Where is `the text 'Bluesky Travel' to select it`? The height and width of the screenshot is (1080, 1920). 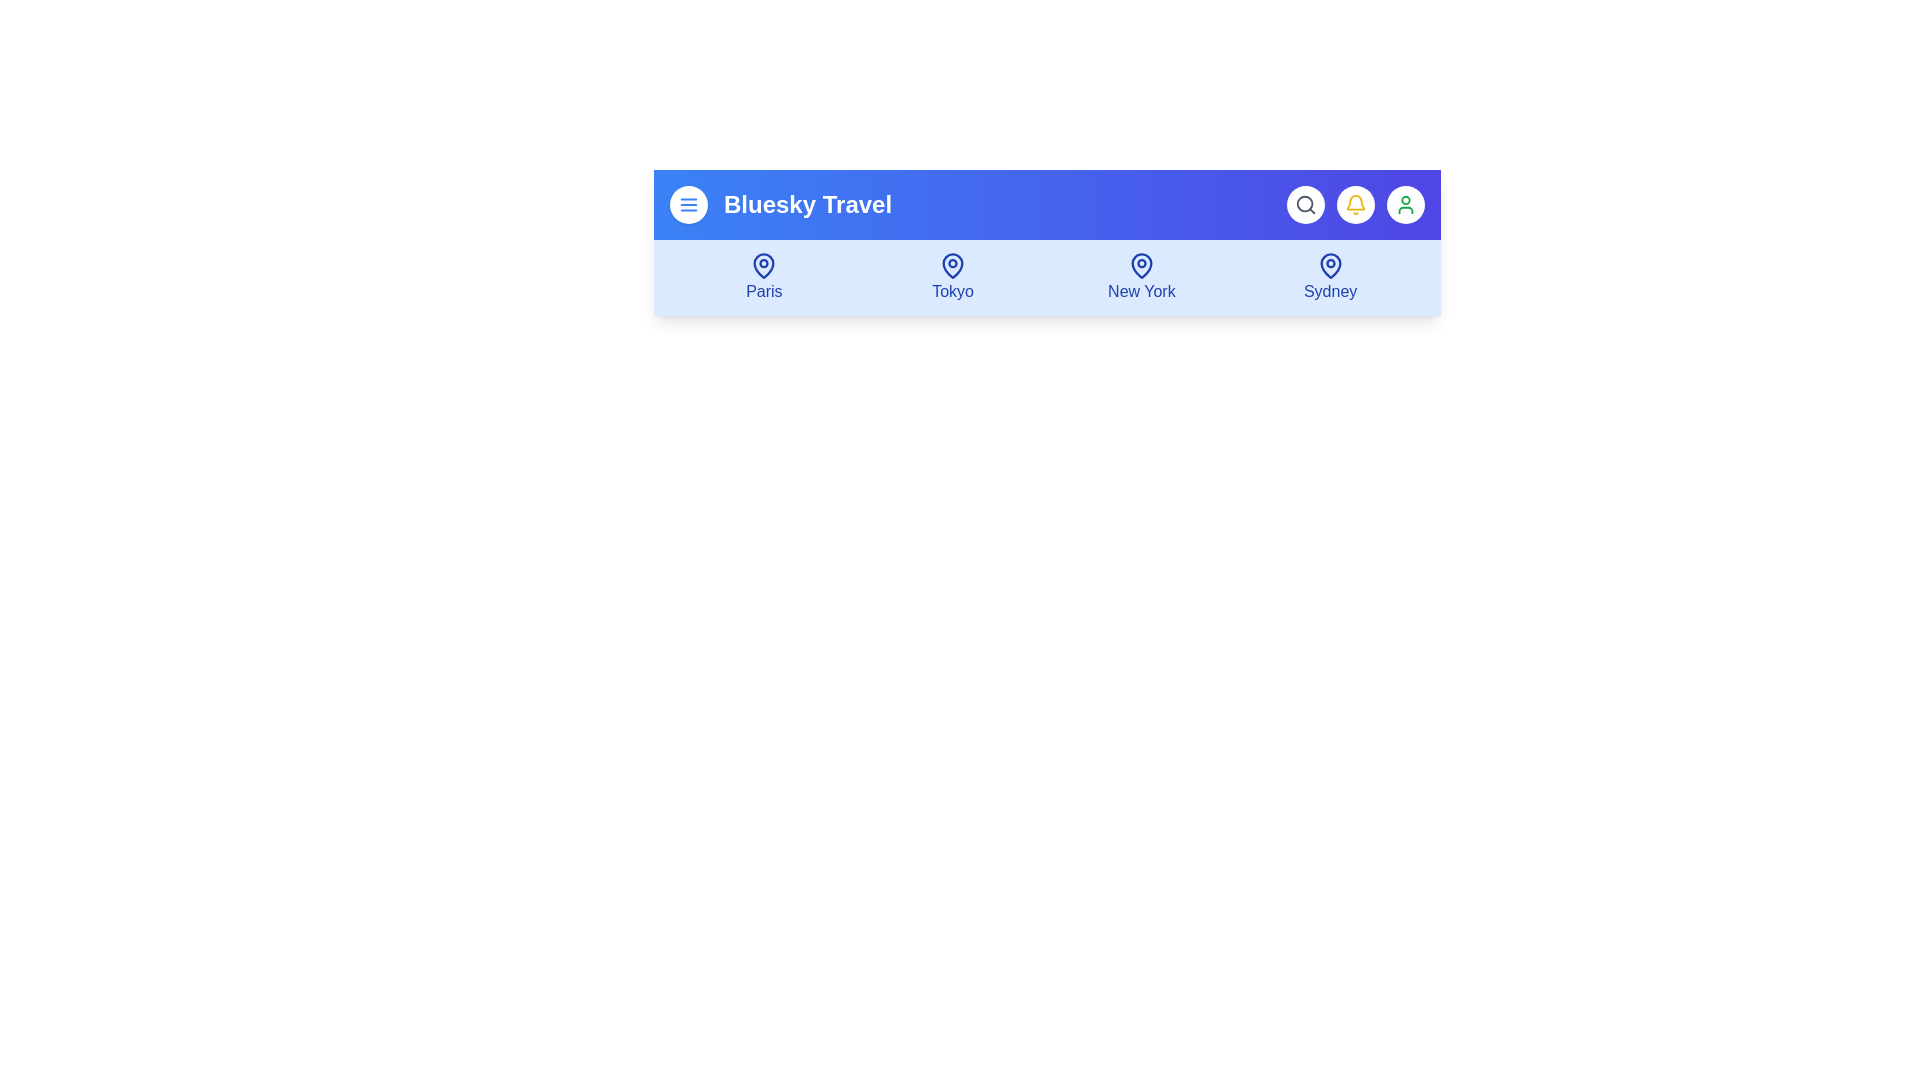 the text 'Bluesky Travel' to select it is located at coordinates (807, 204).